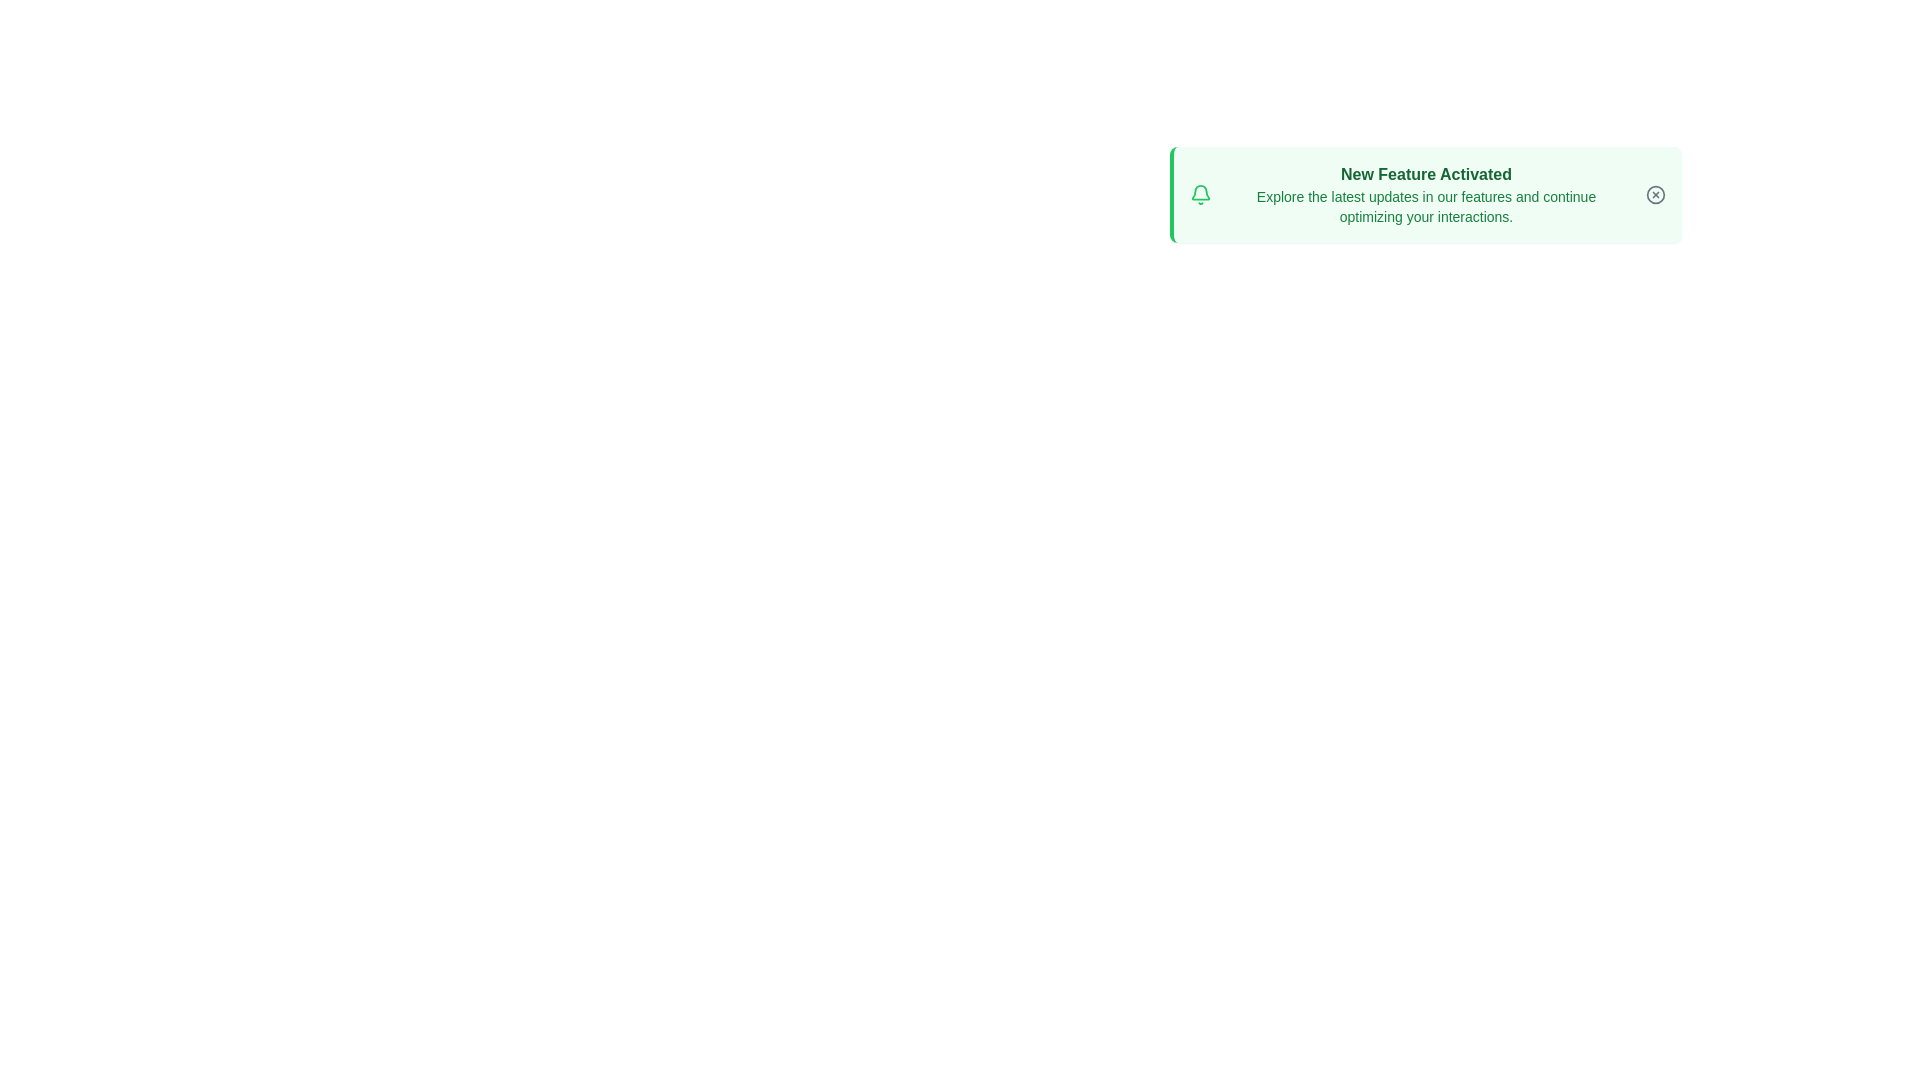  I want to click on the informational text block stating 'Explore the latest updates in our features and continue optimizing your interactions.' which is located below the title 'New Feature Activated' in the notification card, so click(1425, 207).